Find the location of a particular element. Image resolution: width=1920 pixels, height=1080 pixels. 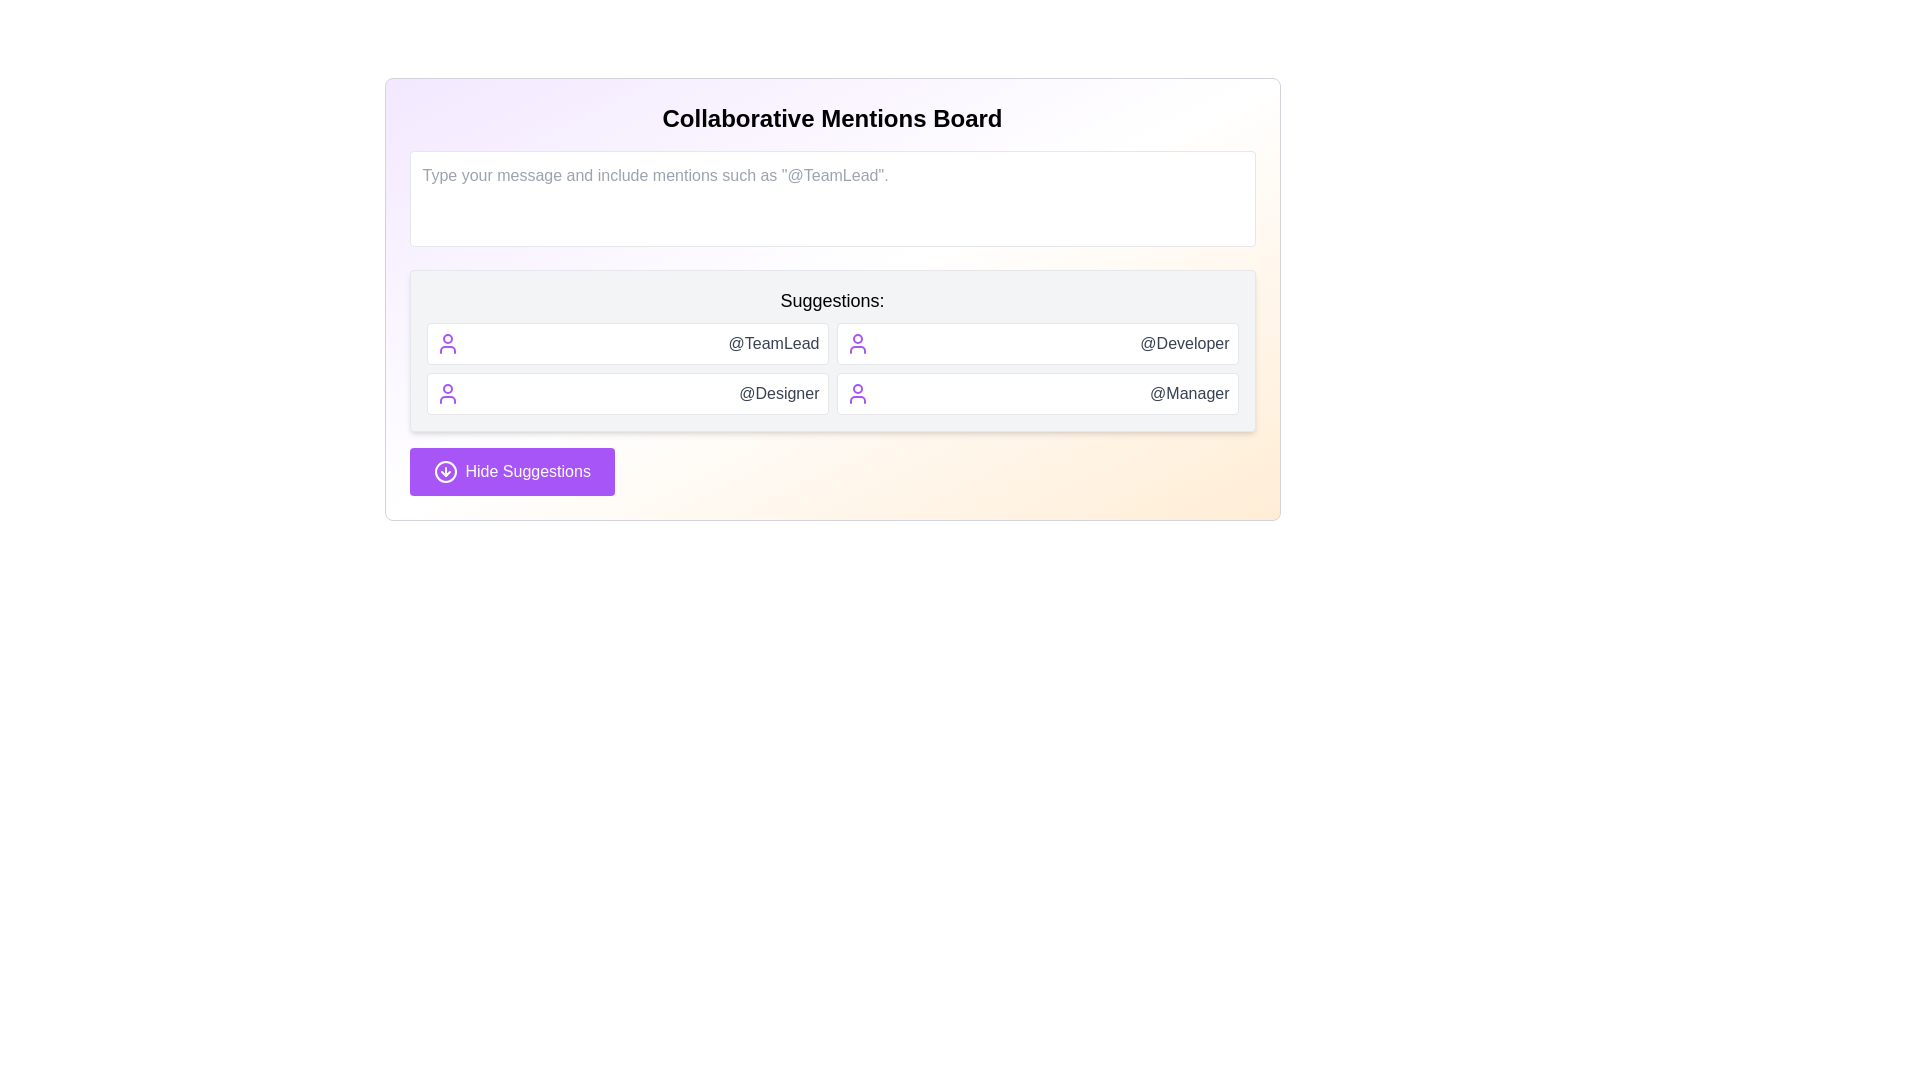

the mention suggestions in the Suggestion box titled 'Suggestions:' located in the central lower part of the interface within the 'Collaborative Mentions Board' is located at coordinates (832, 350).